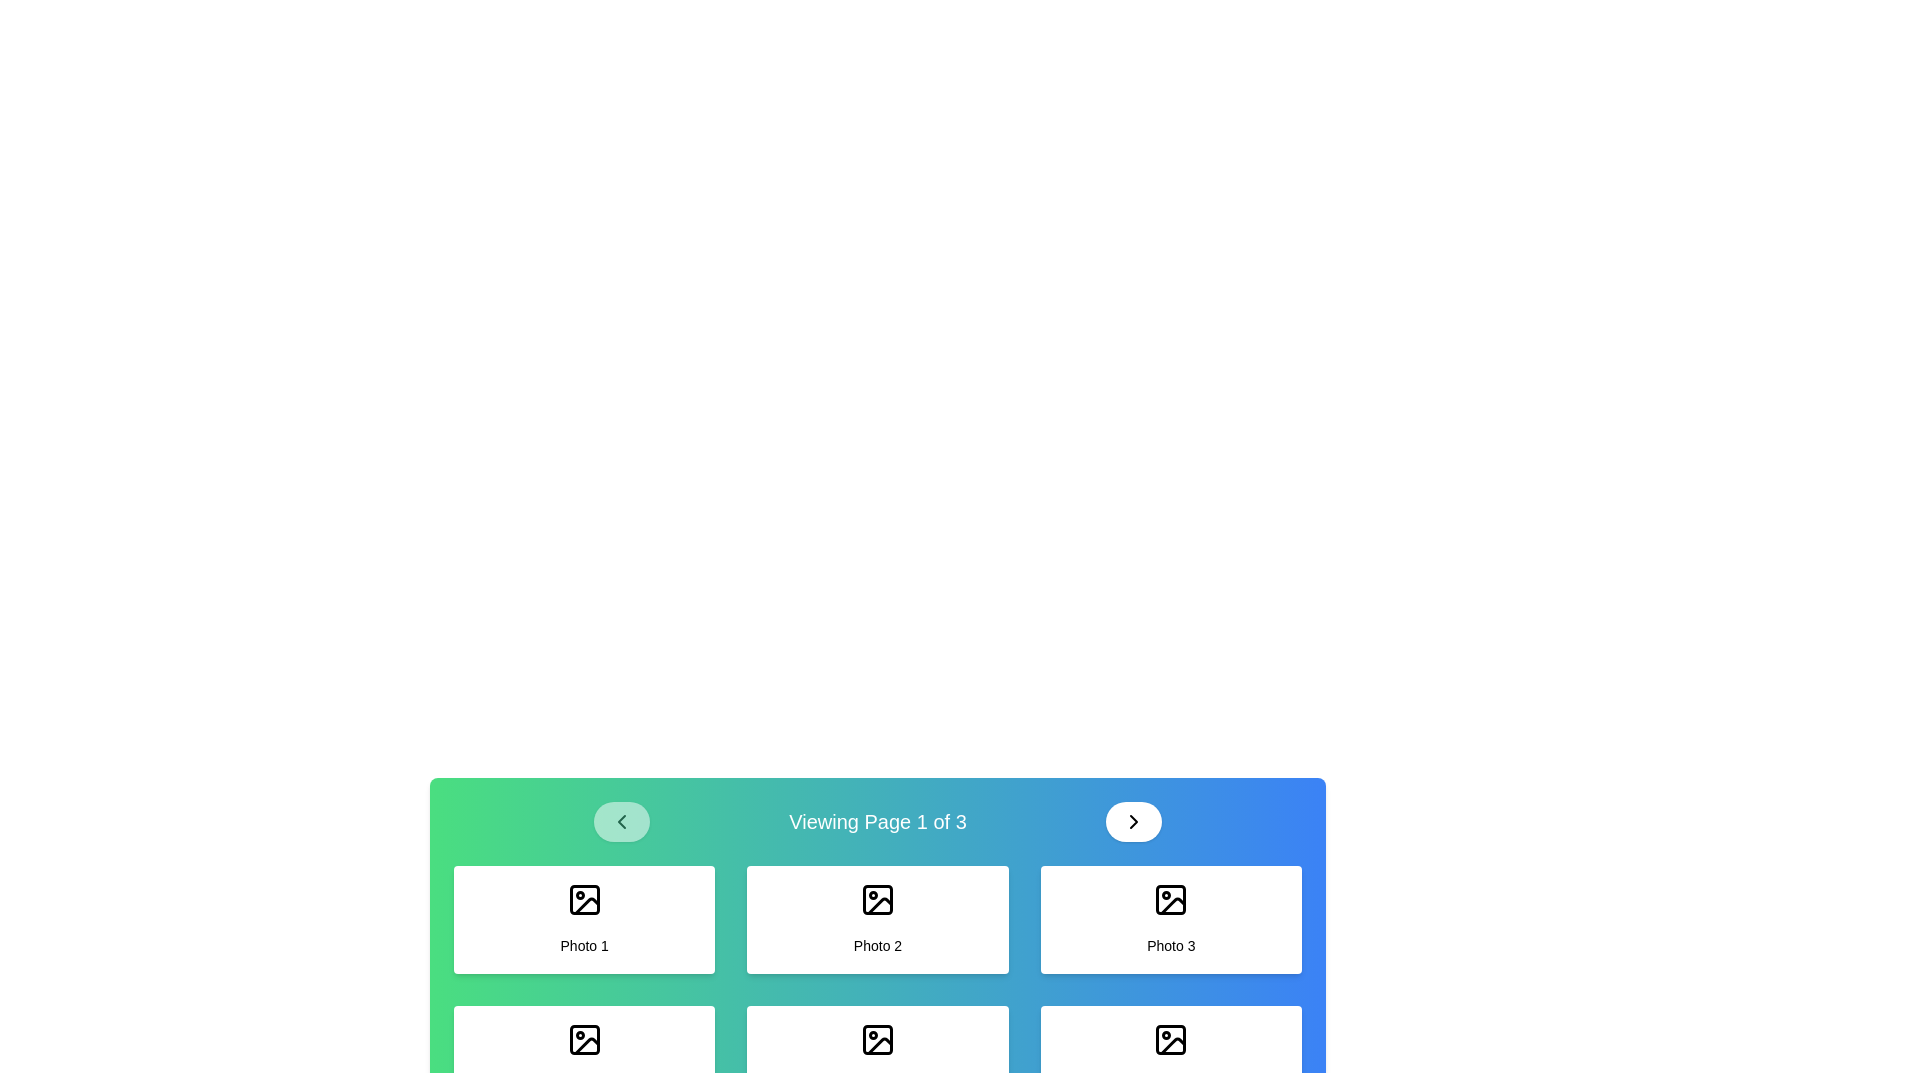 Image resolution: width=1920 pixels, height=1080 pixels. What do you see at coordinates (878, 821) in the screenshot?
I see `text element displaying the current page position, which is centrally located above the grid of photo entries` at bounding box center [878, 821].